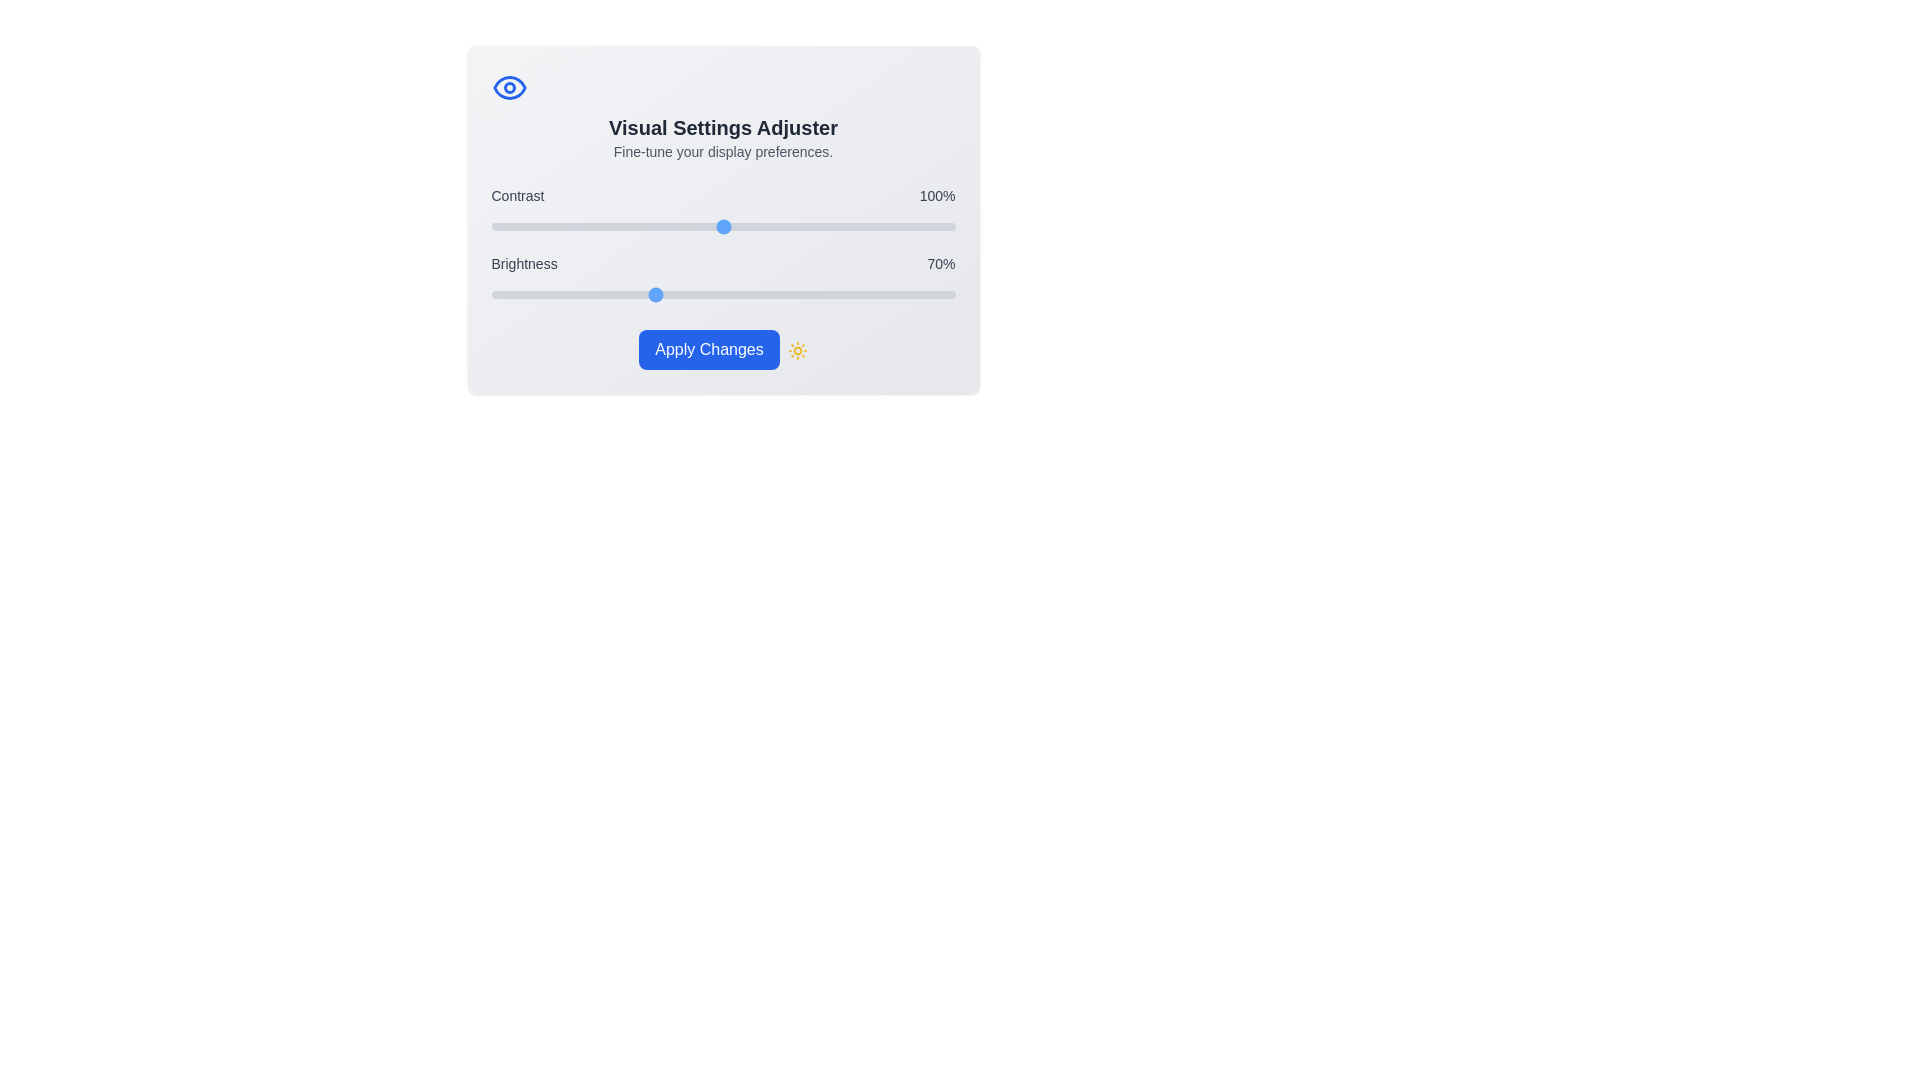 This screenshot has width=1920, height=1080. I want to click on the 'Contrast' slider to 38% by dragging the slider to the corresponding position, so click(578, 226).